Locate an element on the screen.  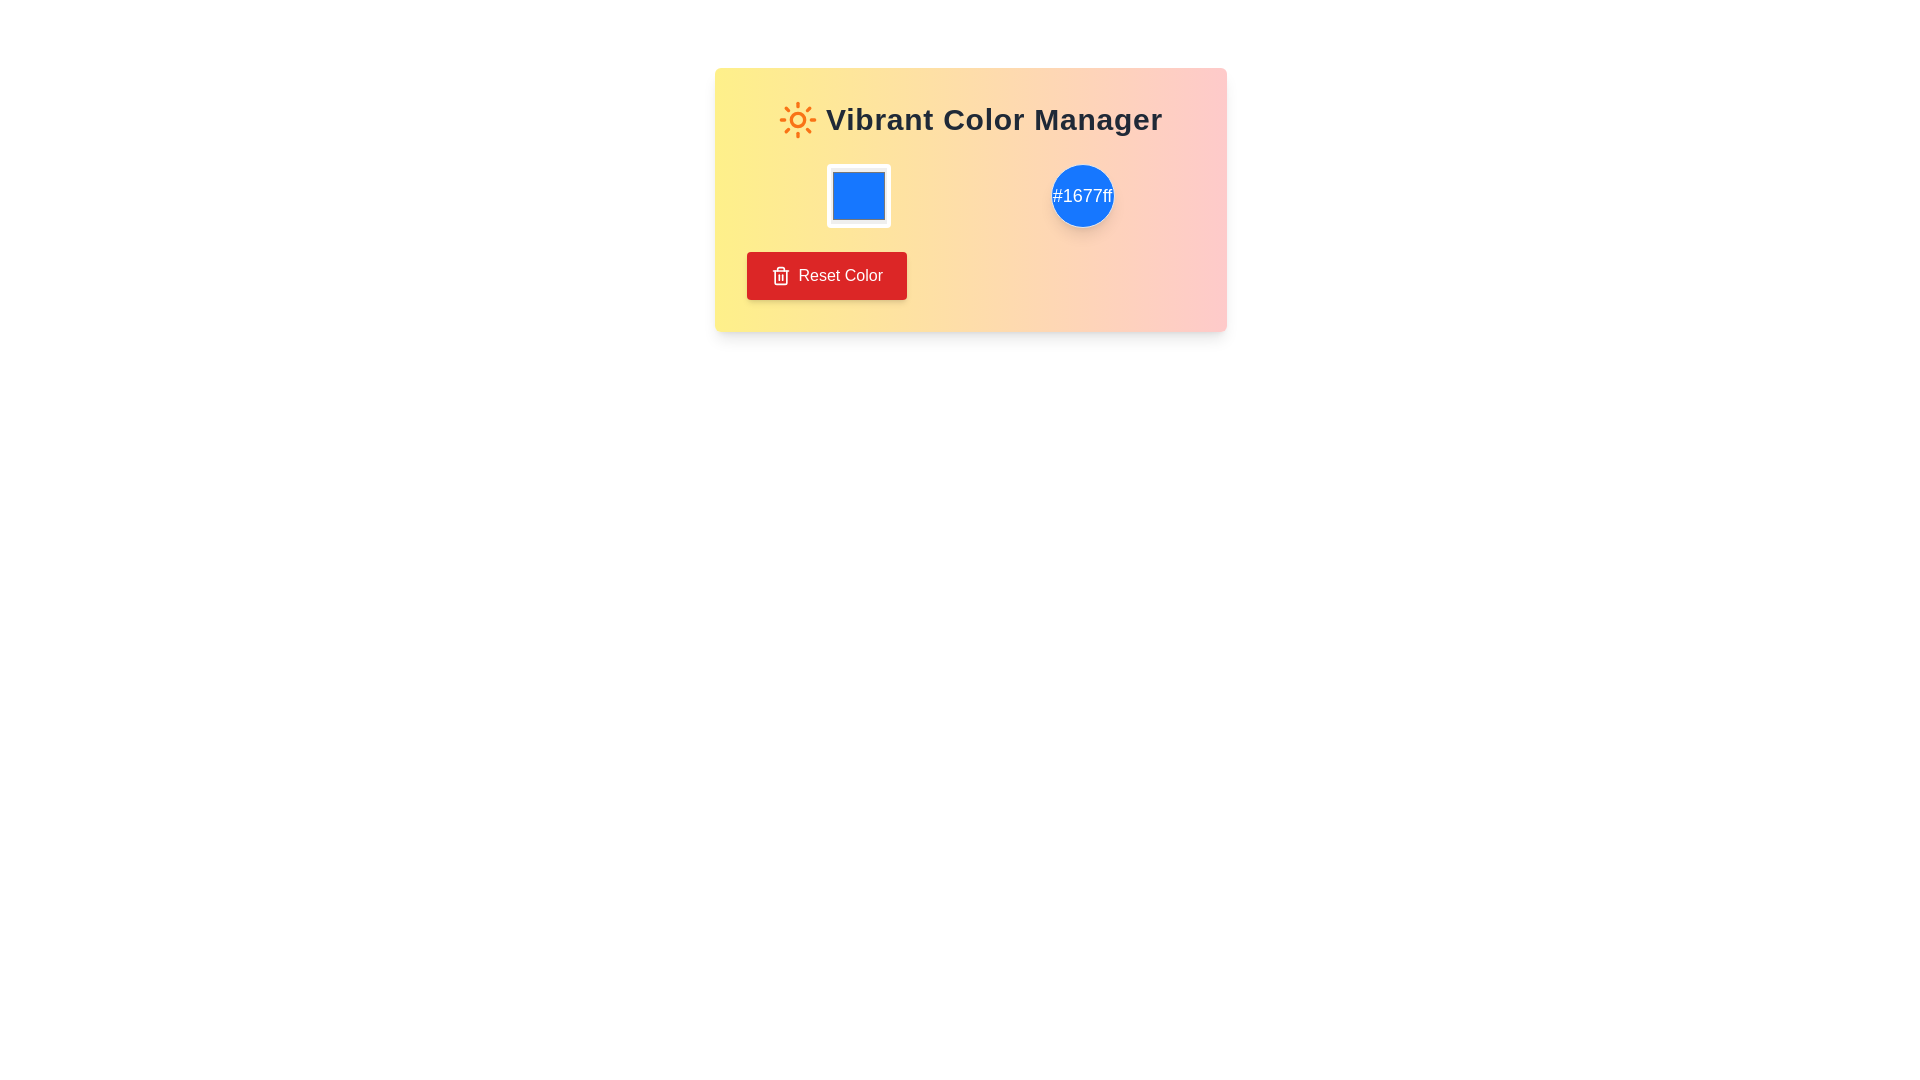
the core of the sun icon within the 'Vibrant Color Manager' card, which visually represents brightness or color selection is located at coordinates (796, 119).